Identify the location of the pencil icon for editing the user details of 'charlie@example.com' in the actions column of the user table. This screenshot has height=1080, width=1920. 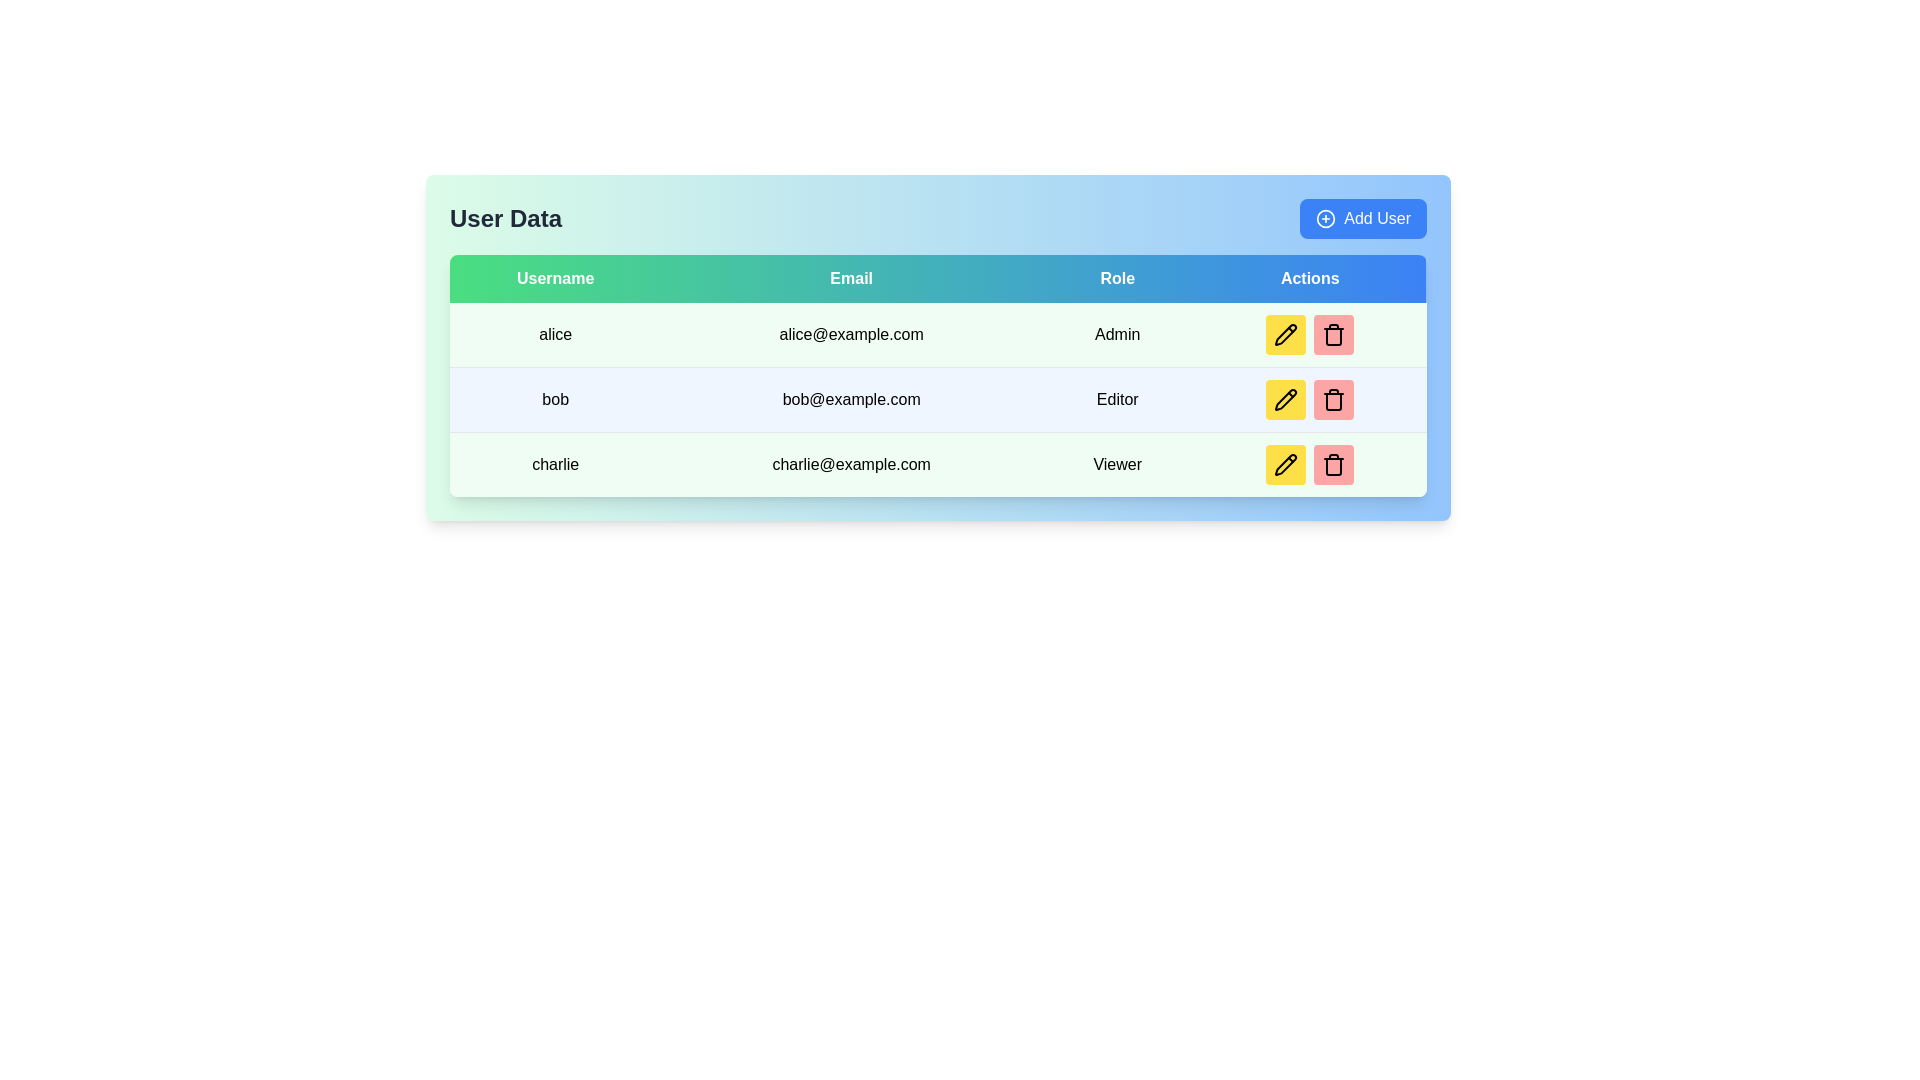
(1286, 465).